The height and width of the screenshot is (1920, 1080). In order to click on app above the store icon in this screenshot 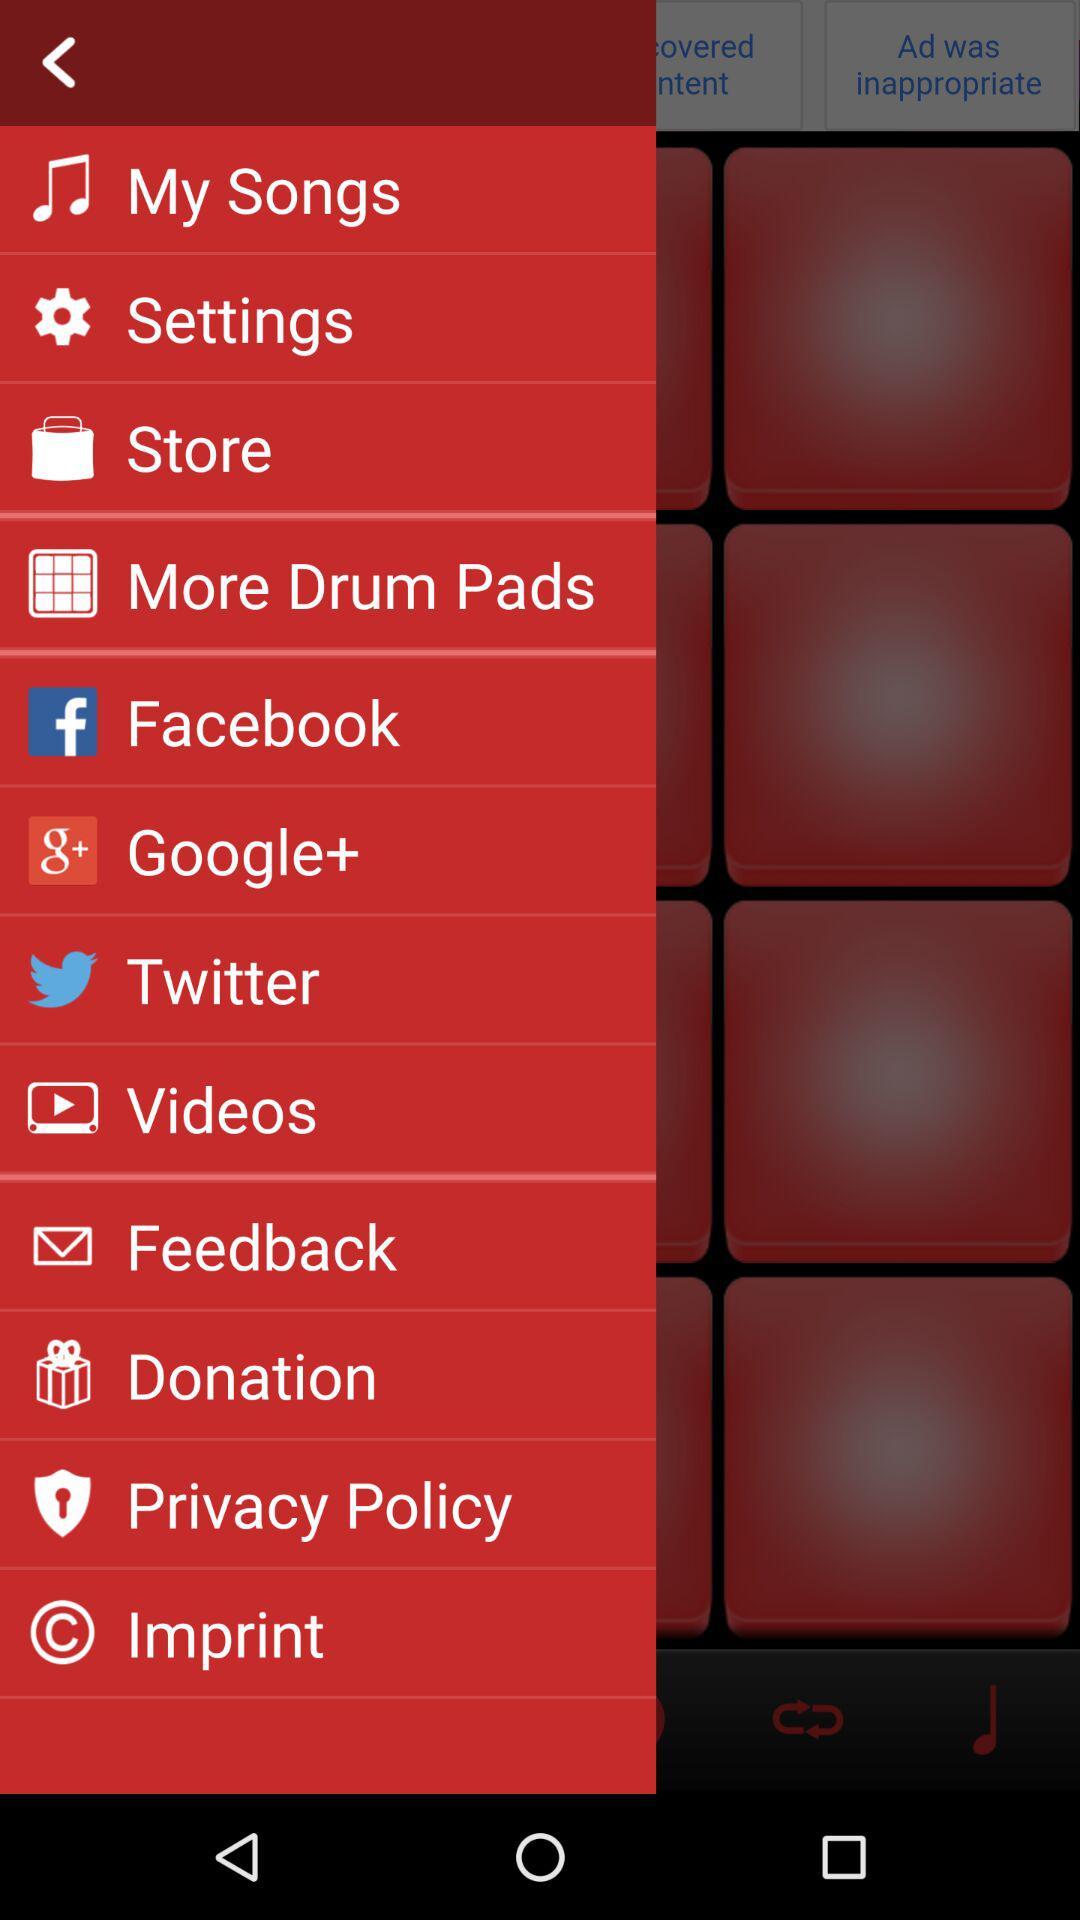, I will do `click(239, 316)`.